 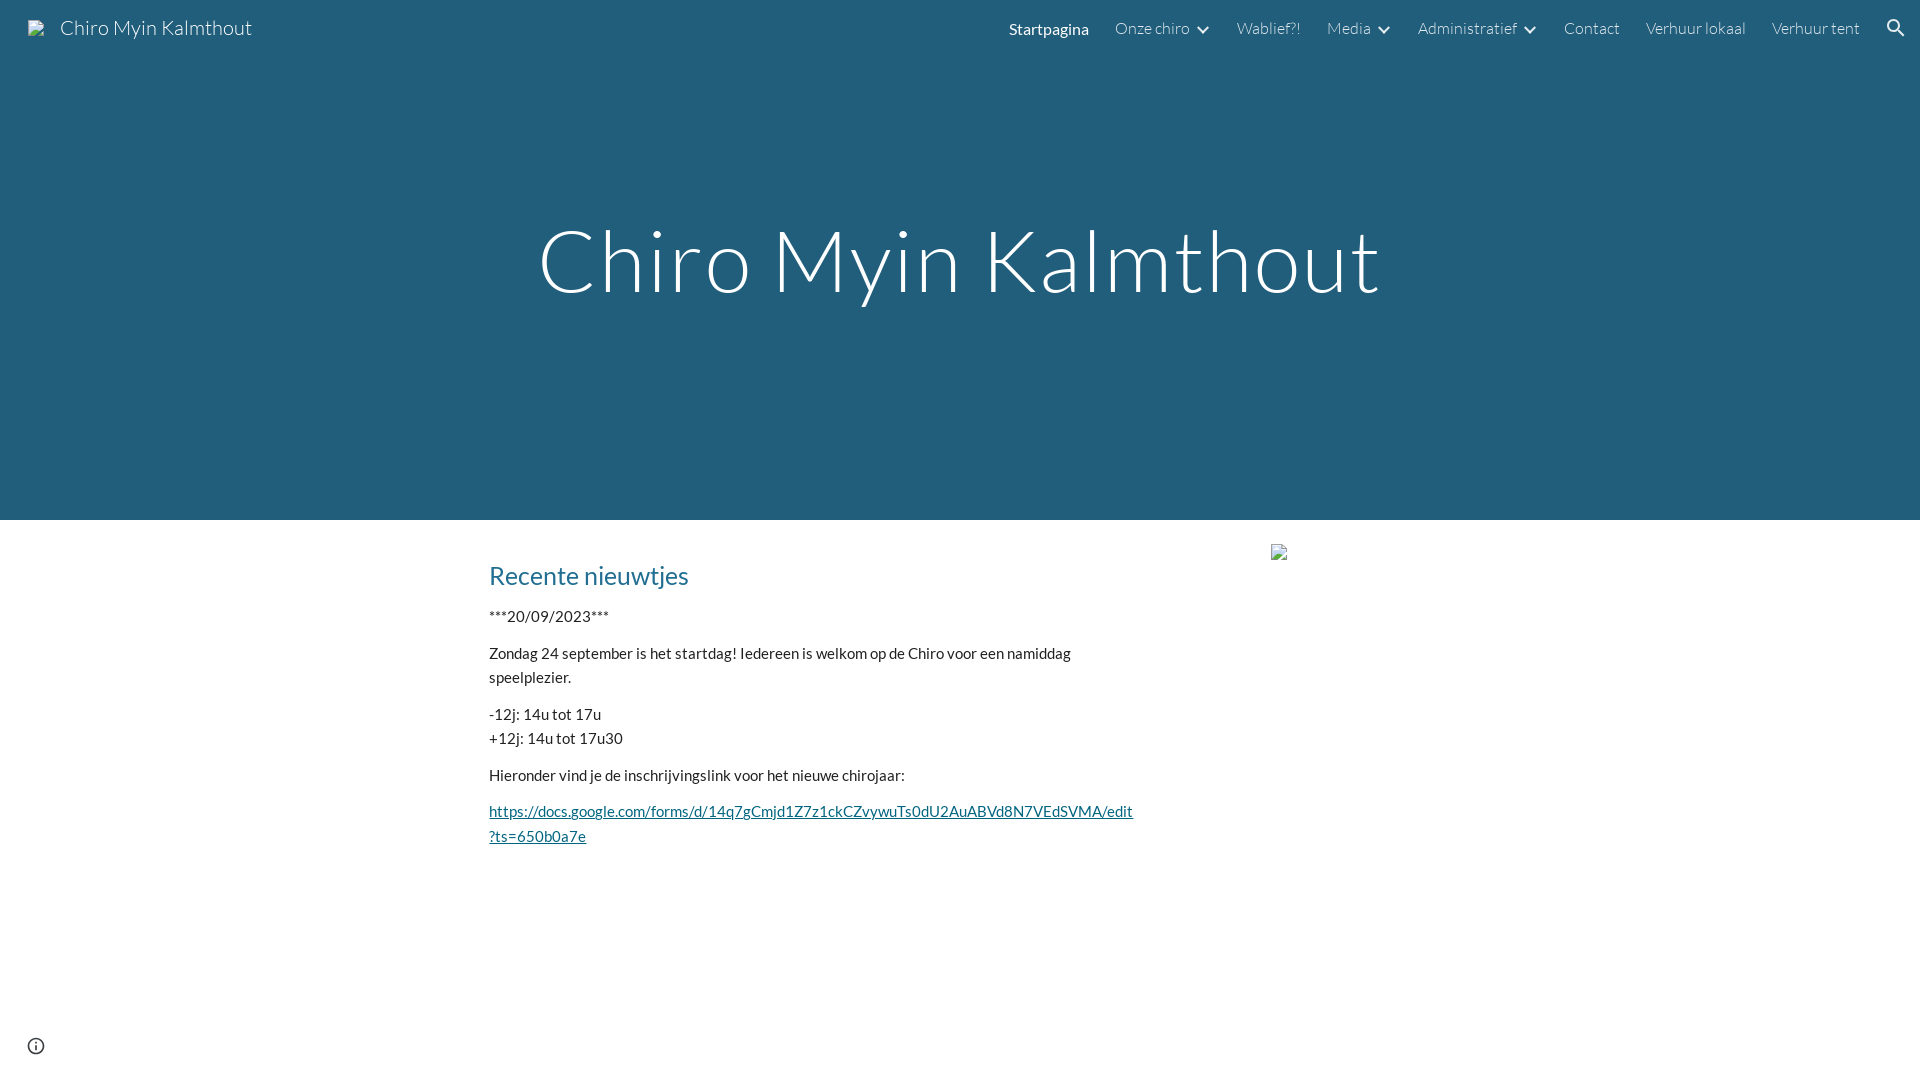 I want to click on 'Verhuur lokaal', so click(x=1694, y=27).